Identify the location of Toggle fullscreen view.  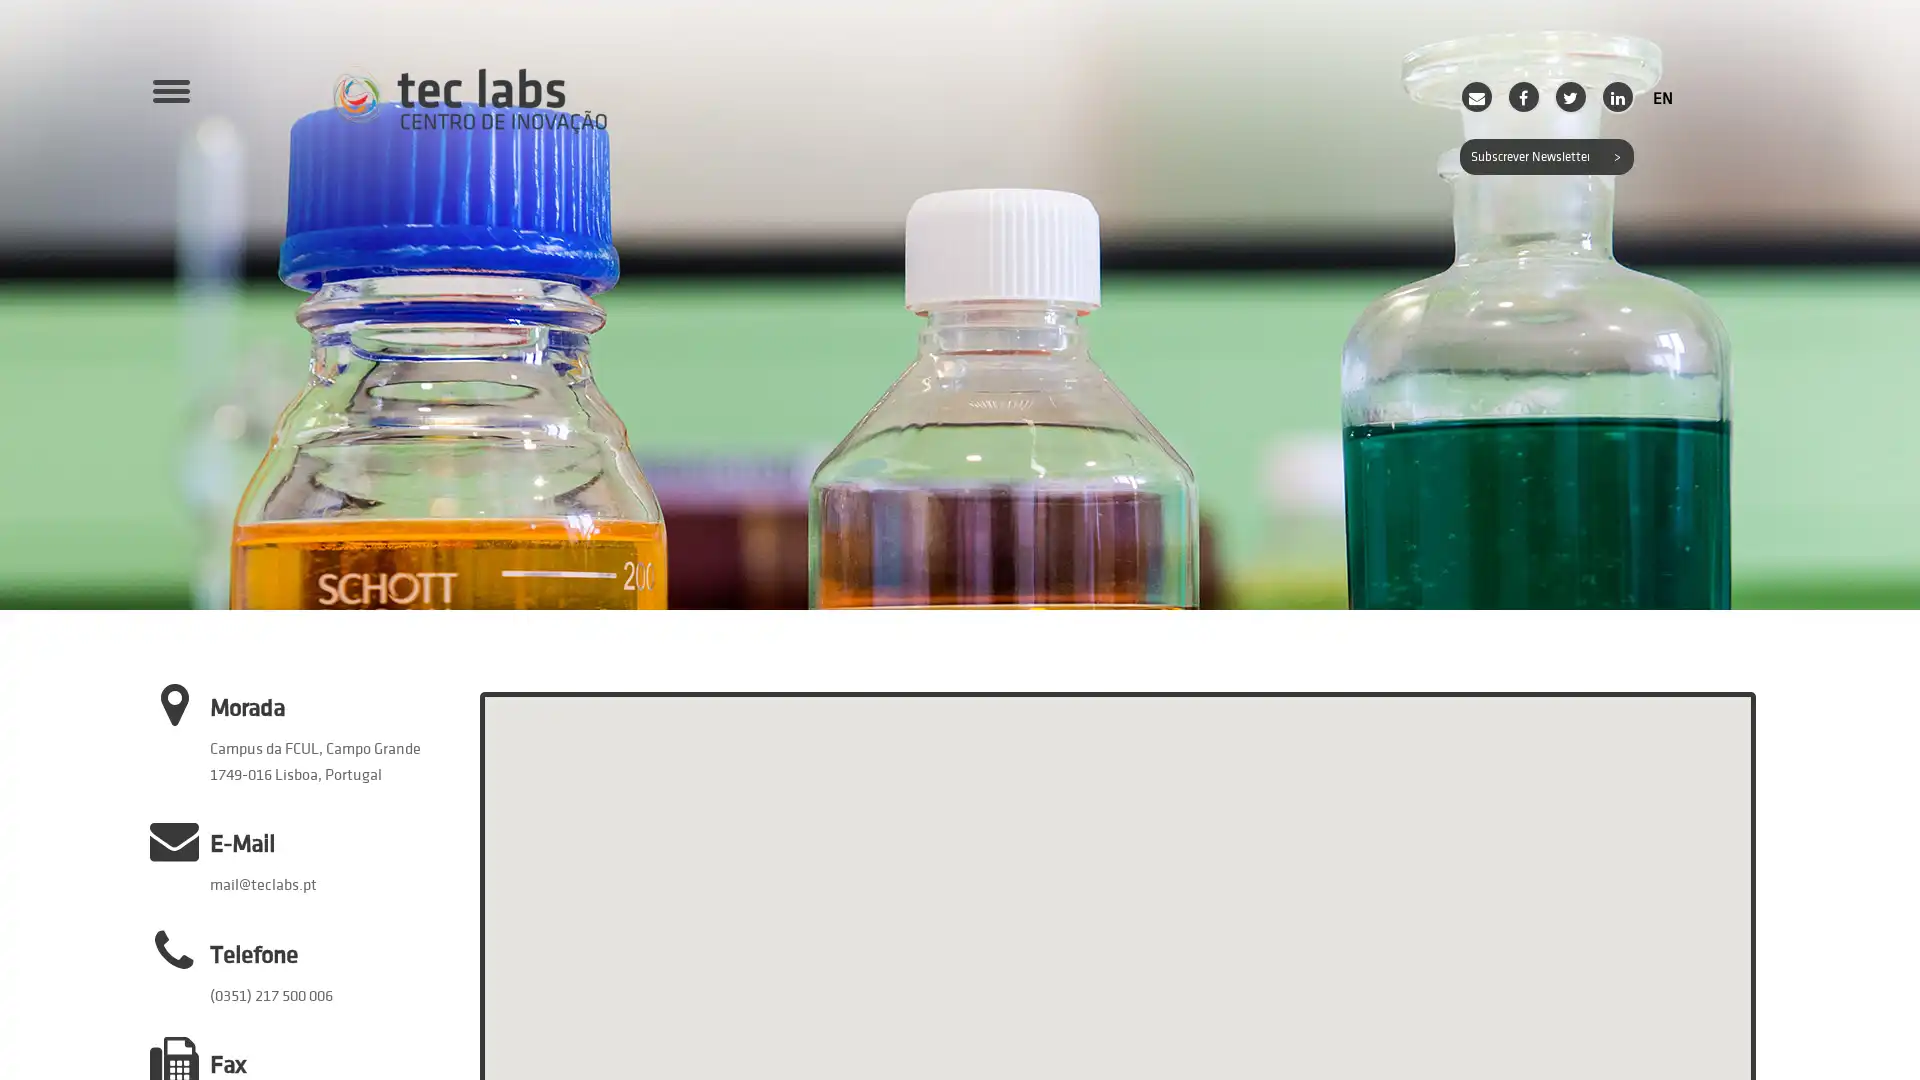
(1718, 726).